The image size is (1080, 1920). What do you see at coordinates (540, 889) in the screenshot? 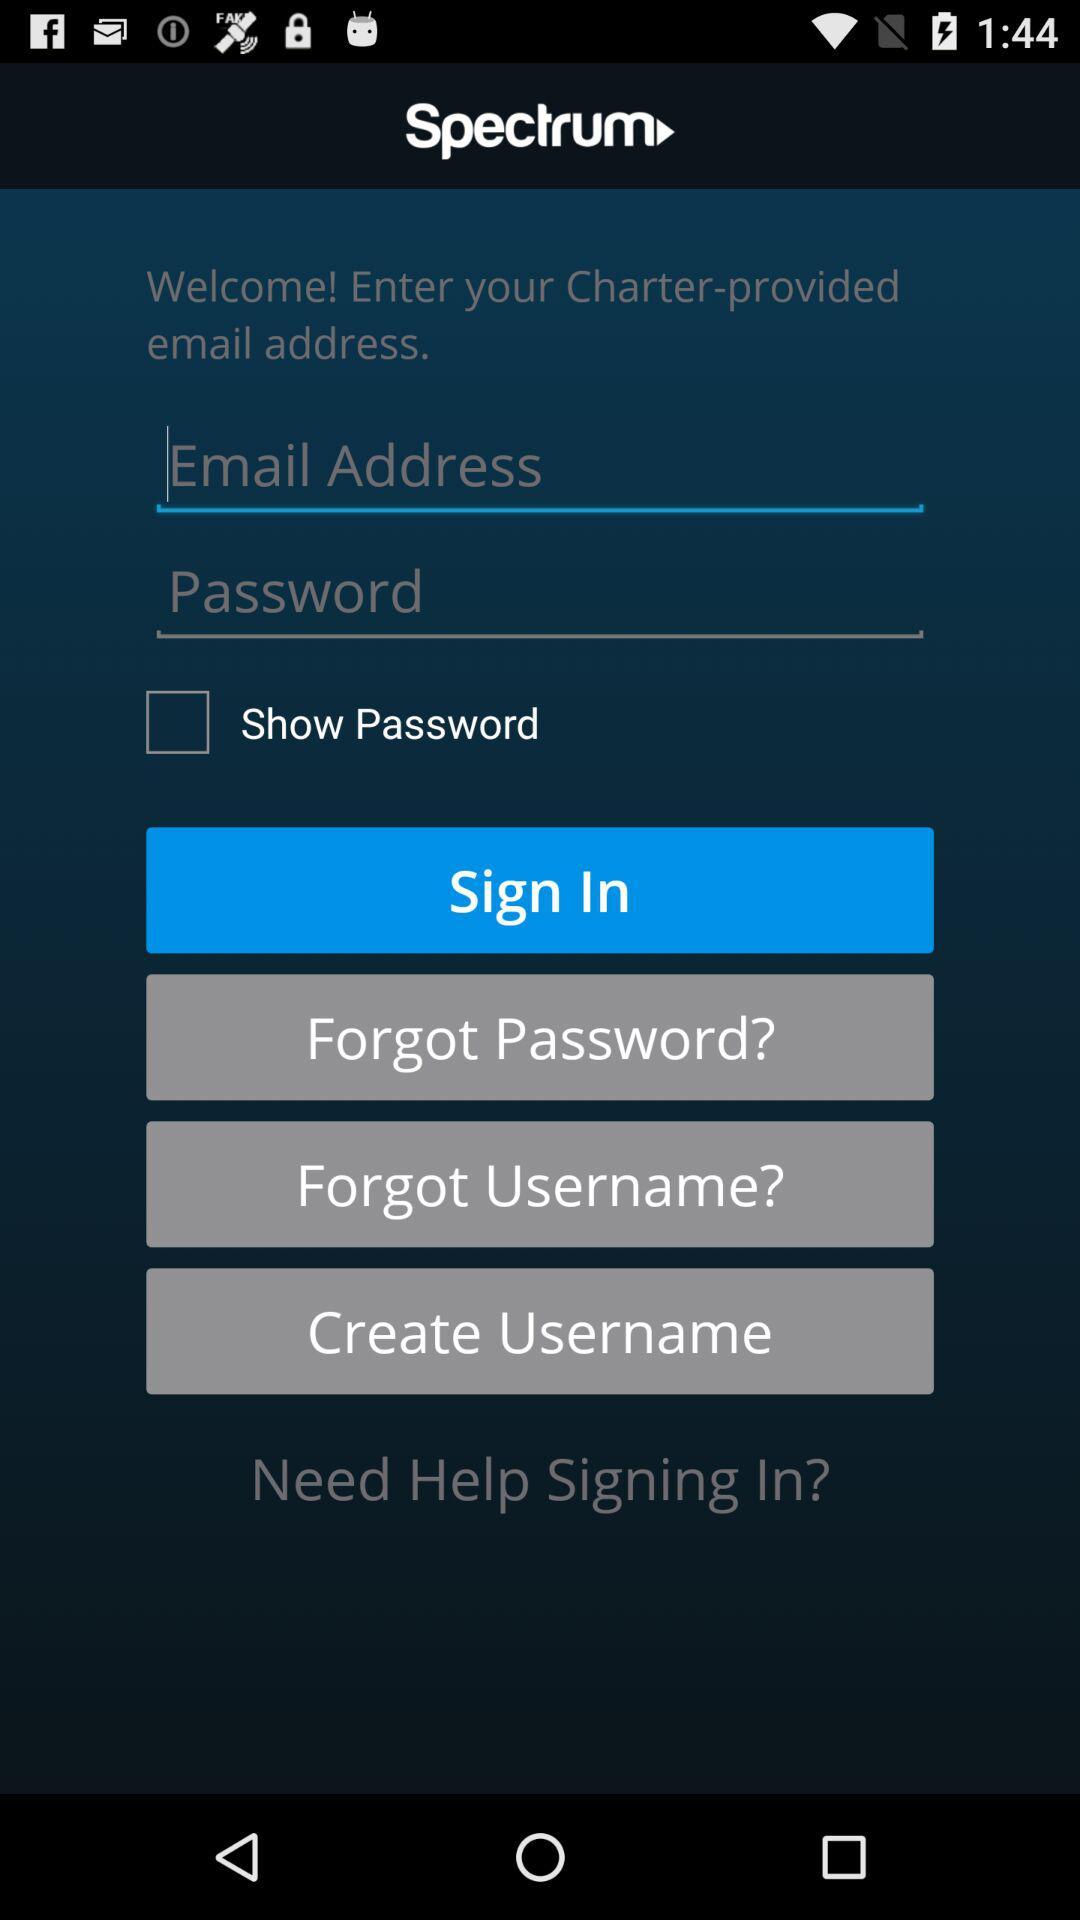
I see `the item below show password icon` at bounding box center [540, 889].